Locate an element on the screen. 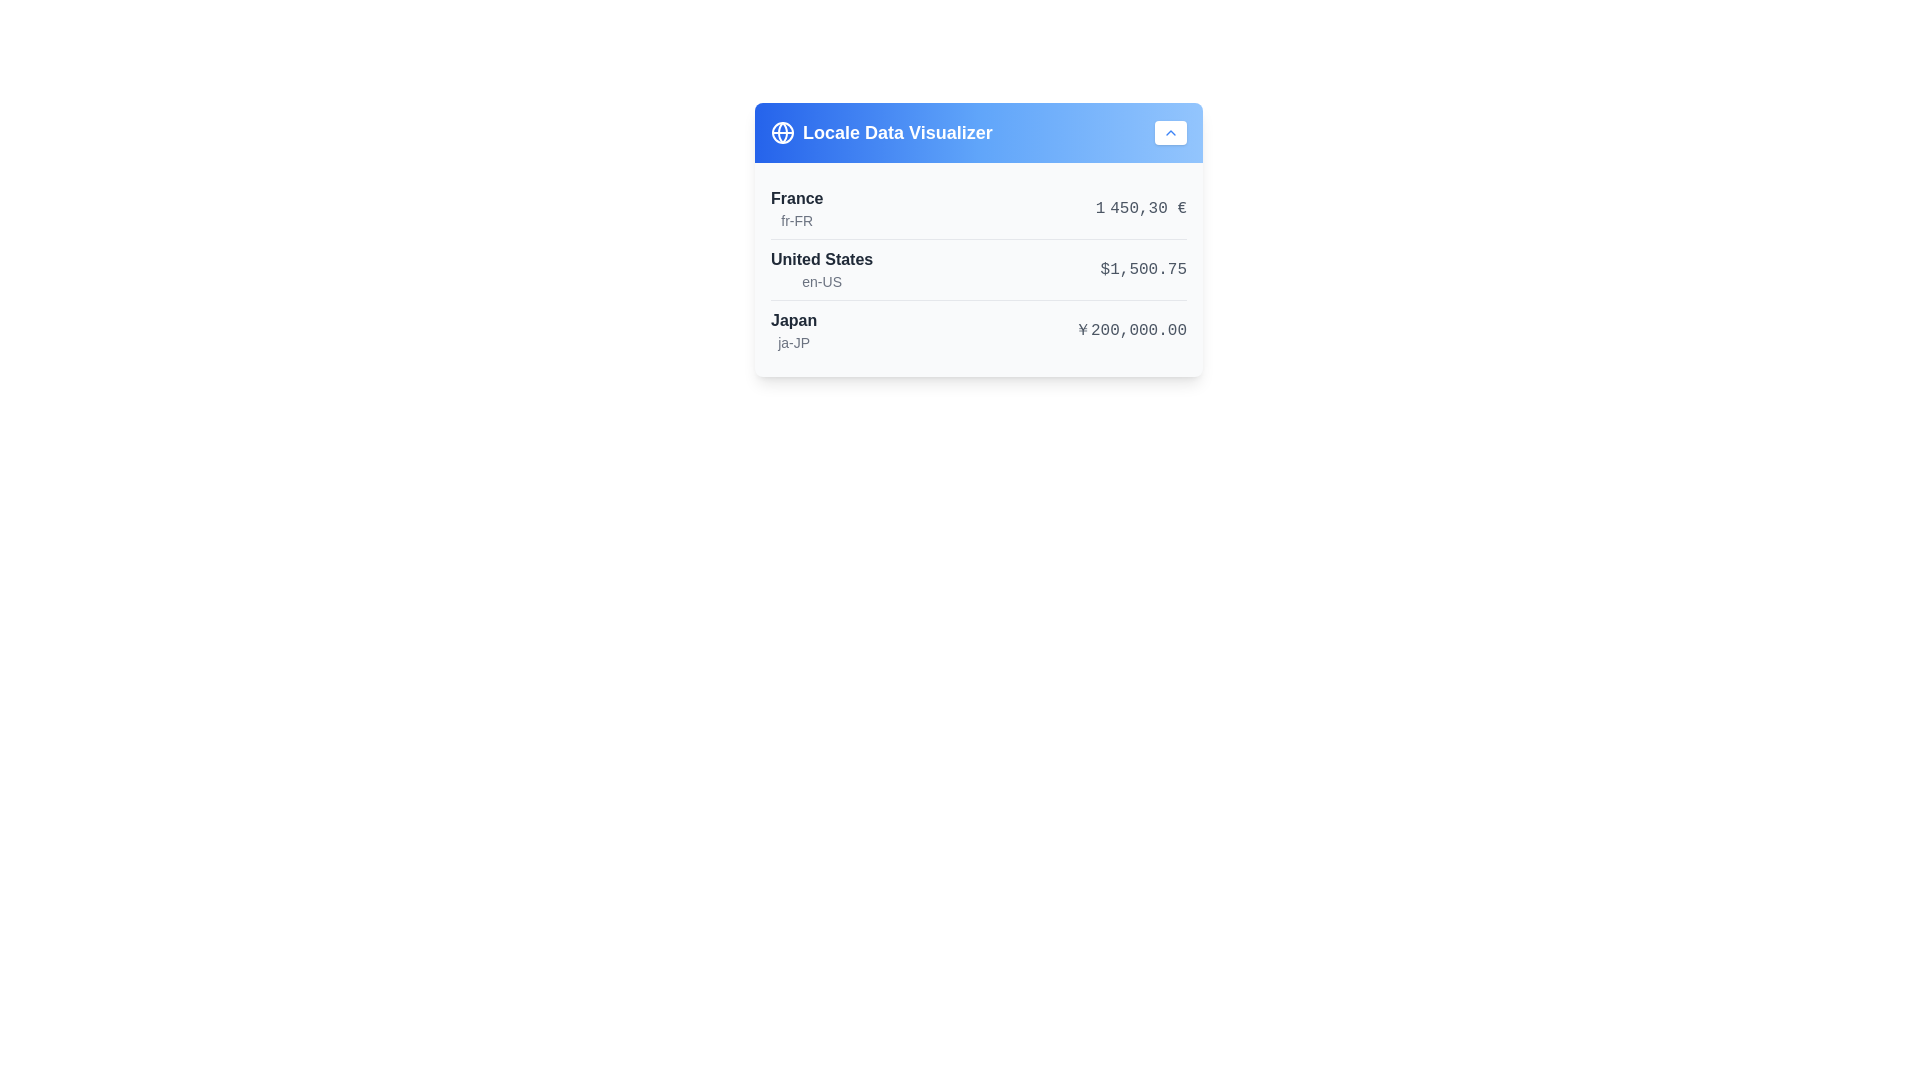 The image size is (1920, 1080). the 'United States' text label, which is displayed in bold and dark gray text, located in the right section of the 'Locale Data Visualizer' modal, above the 'en-US' text is located at coordinates (822, 258).